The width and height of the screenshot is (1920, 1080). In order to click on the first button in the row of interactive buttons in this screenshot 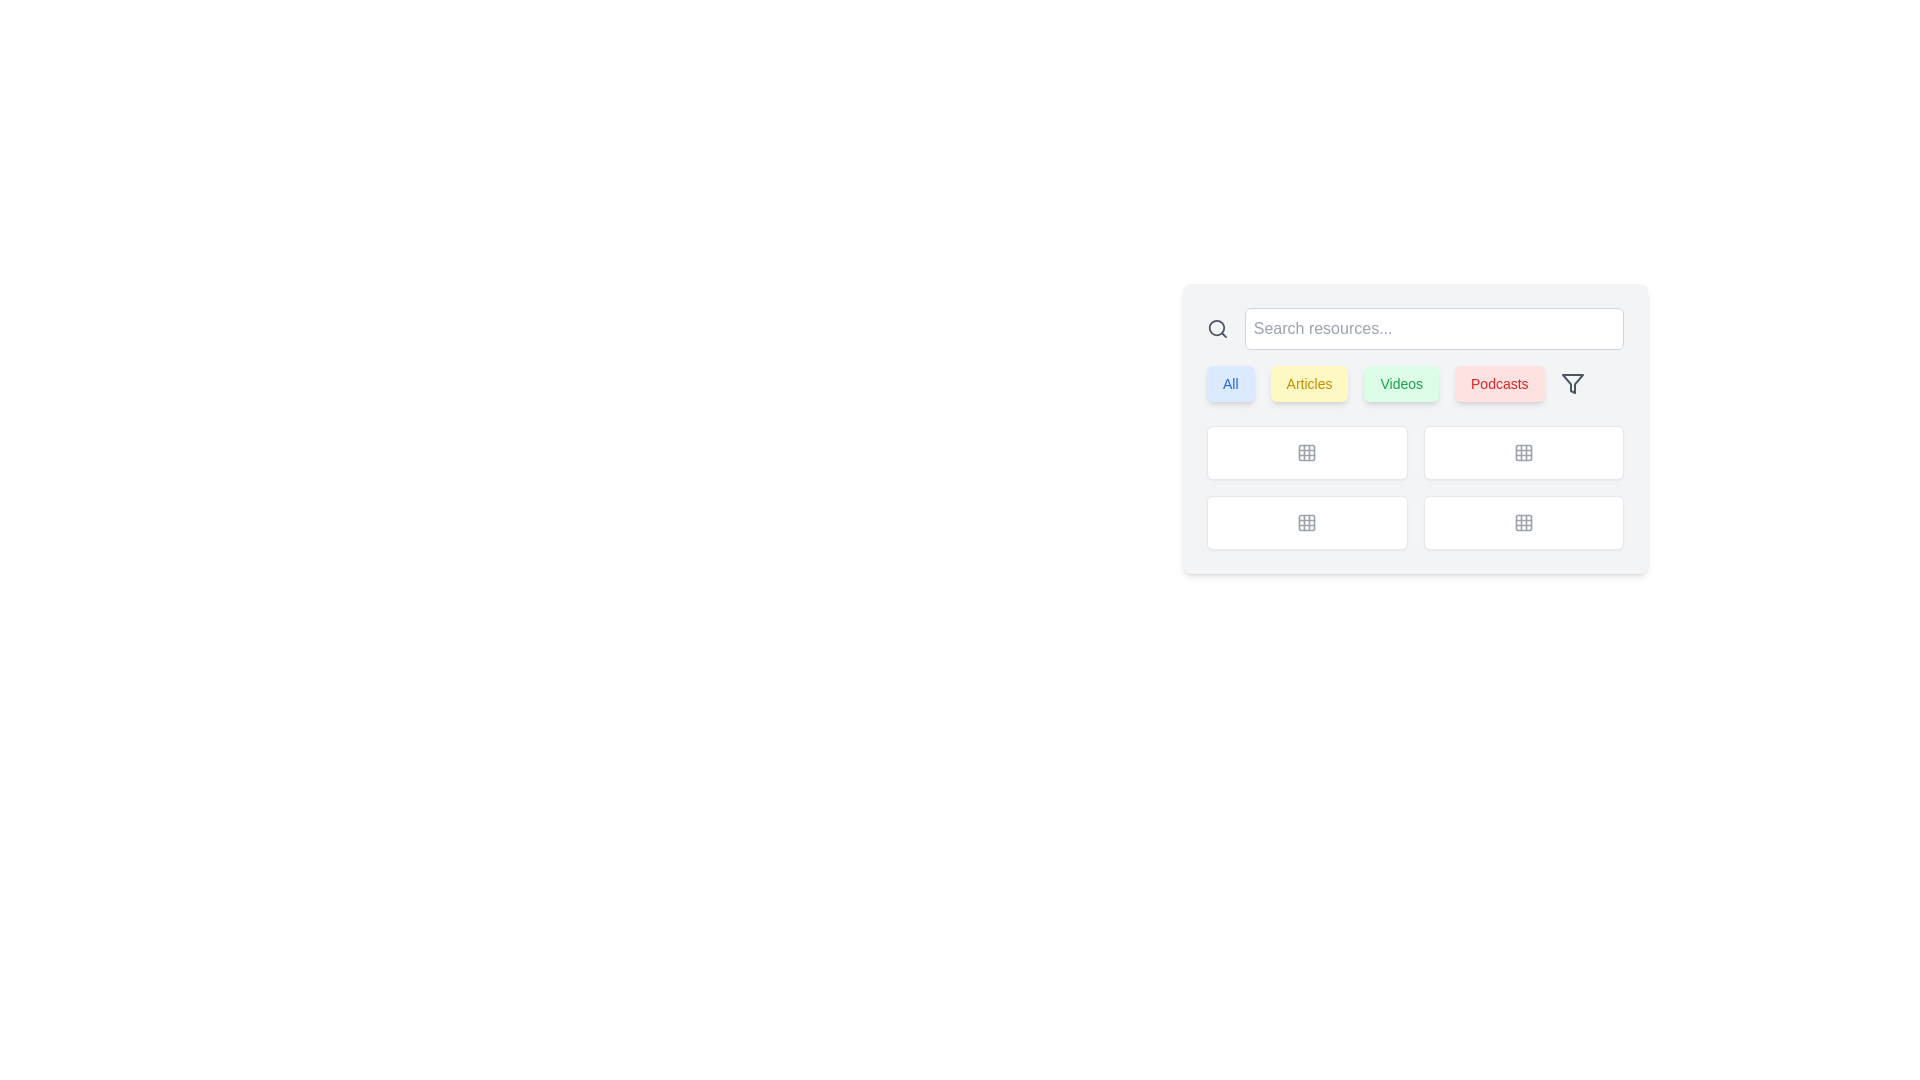, I will do `click(1229, 384)`.